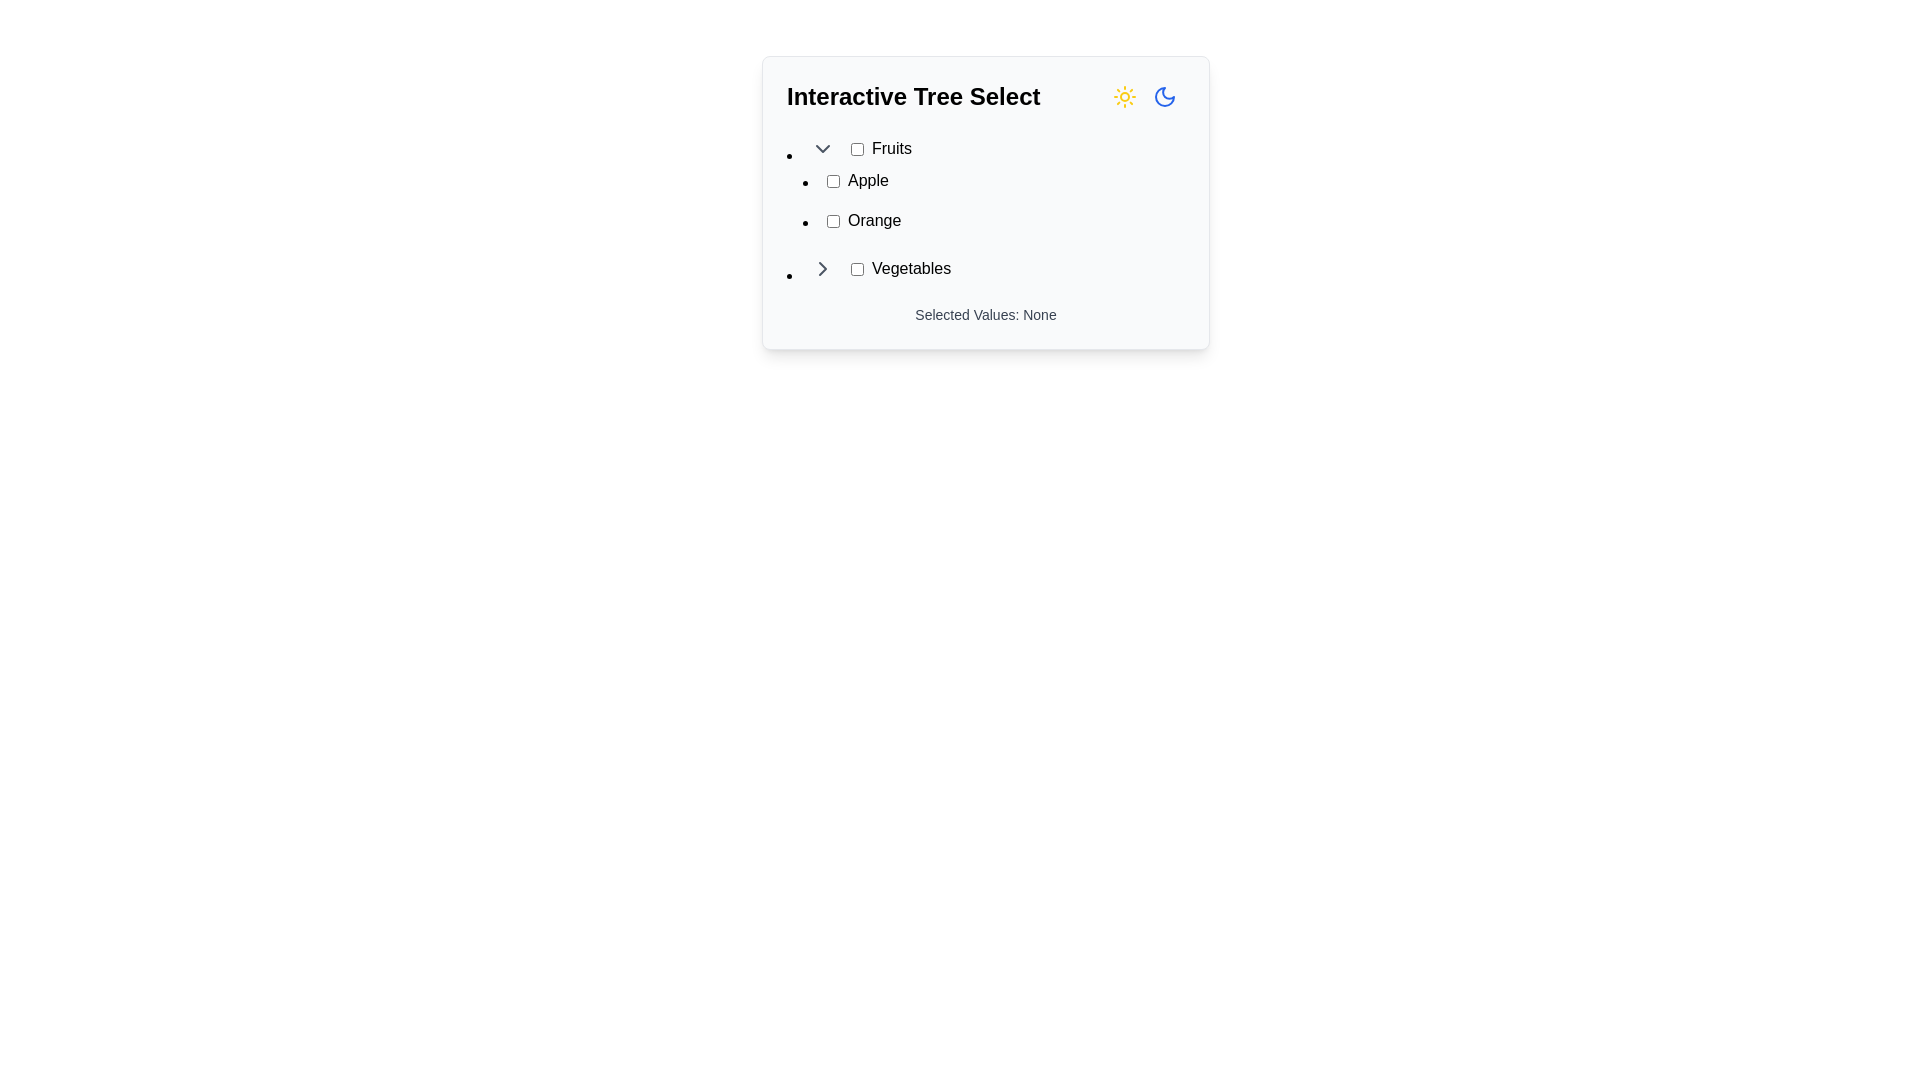  What do you see at coordinates (868, 181) in the screenshot?
I see `the text label element displaying the word 'Apple' in a tree selection interface under the 'Fruits' category, located next to an interactive checkbox` at bounding box center [868, 181].